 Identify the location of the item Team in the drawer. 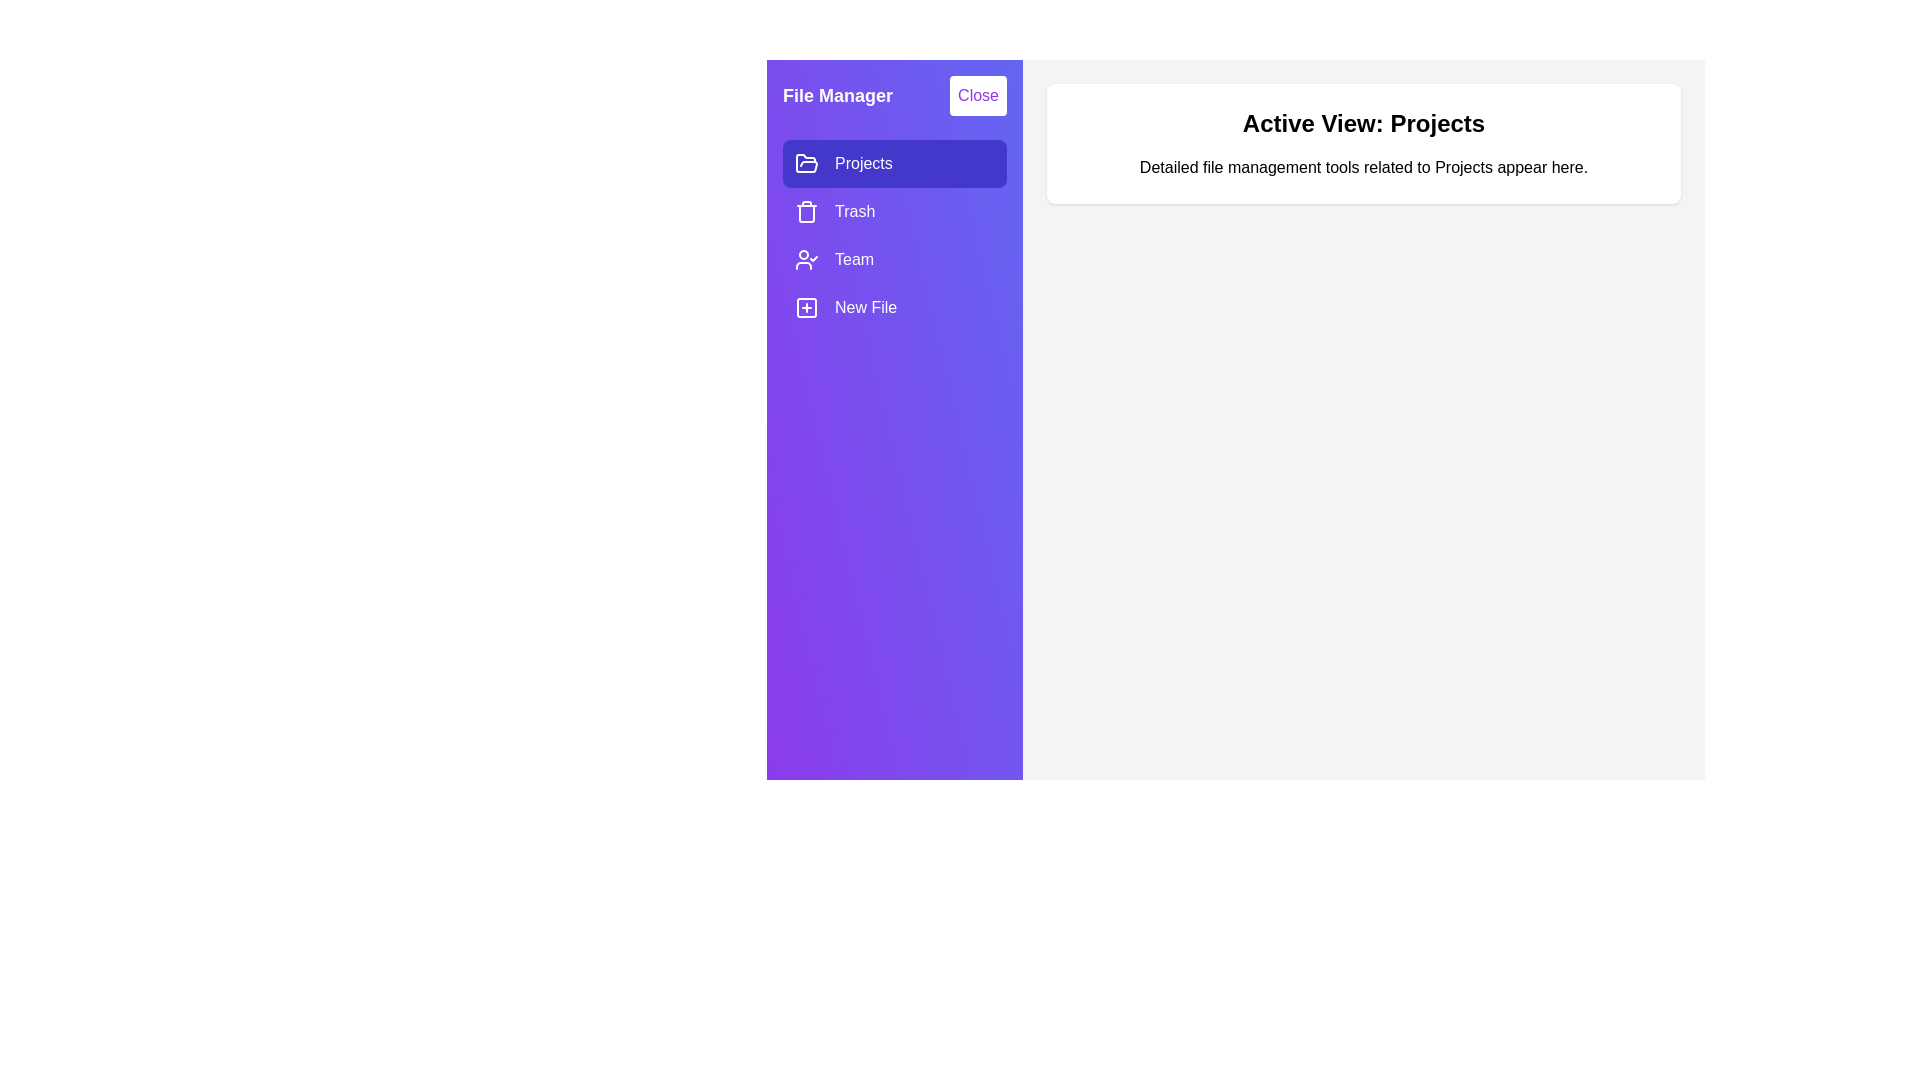
(893, 258).